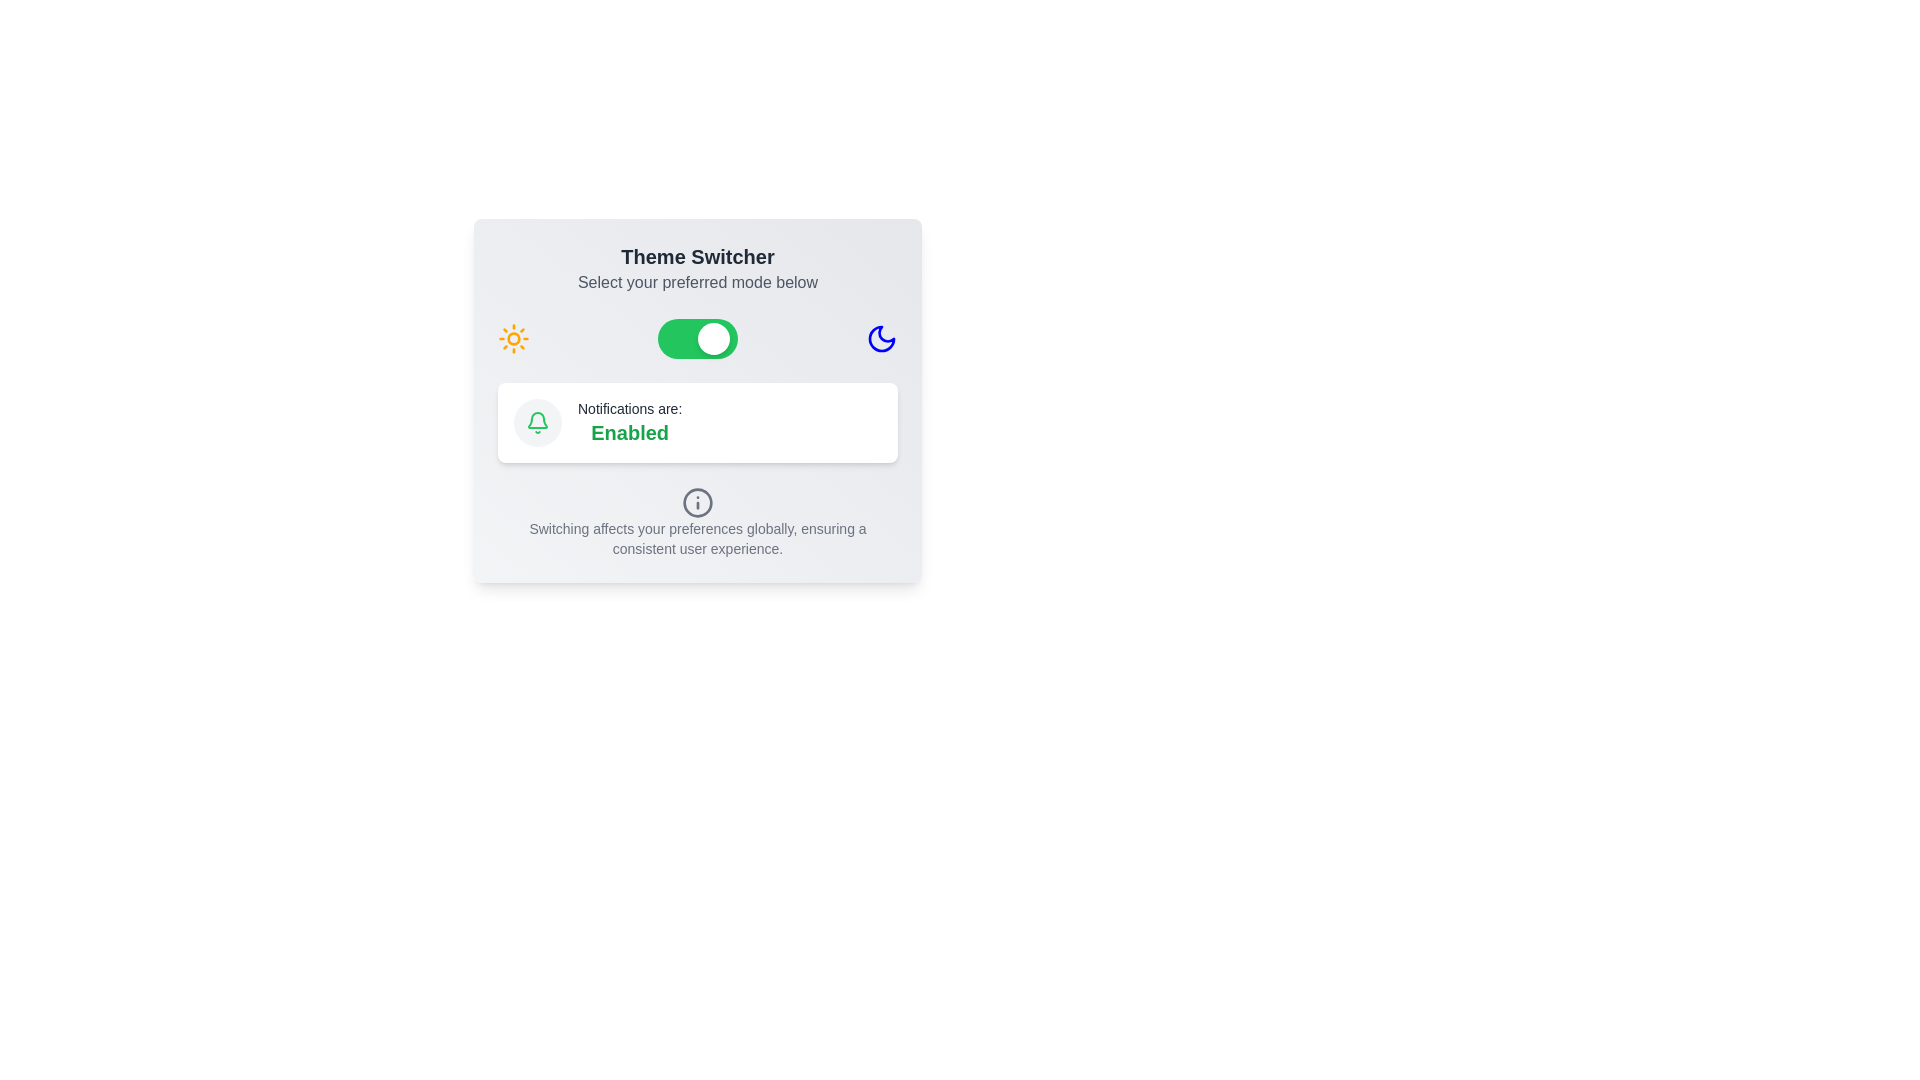  Describe the element at coordinates (697, 268) in the screenshot. I see `the textual heading with subtitle that describes the theme-switching functionality, located at the top section of the card-like interface` at that location.